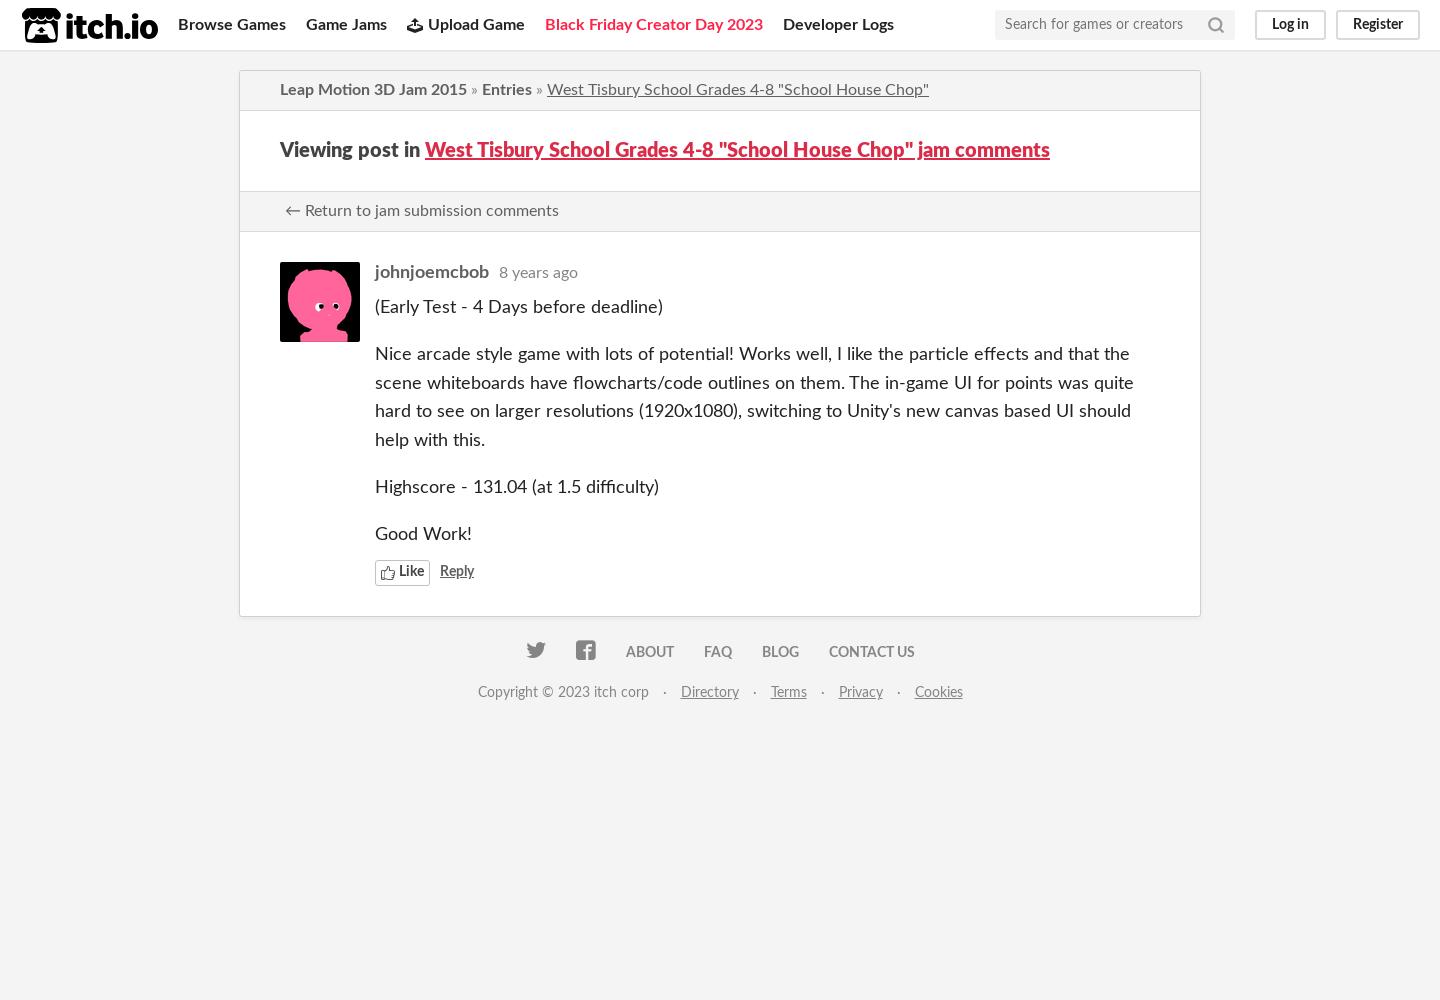  Describe the element at coordinates (736, 151) in the screenshot. I see `'West Tisbury School Grades 4-8 "School House Chop" jam comments'` at that location.